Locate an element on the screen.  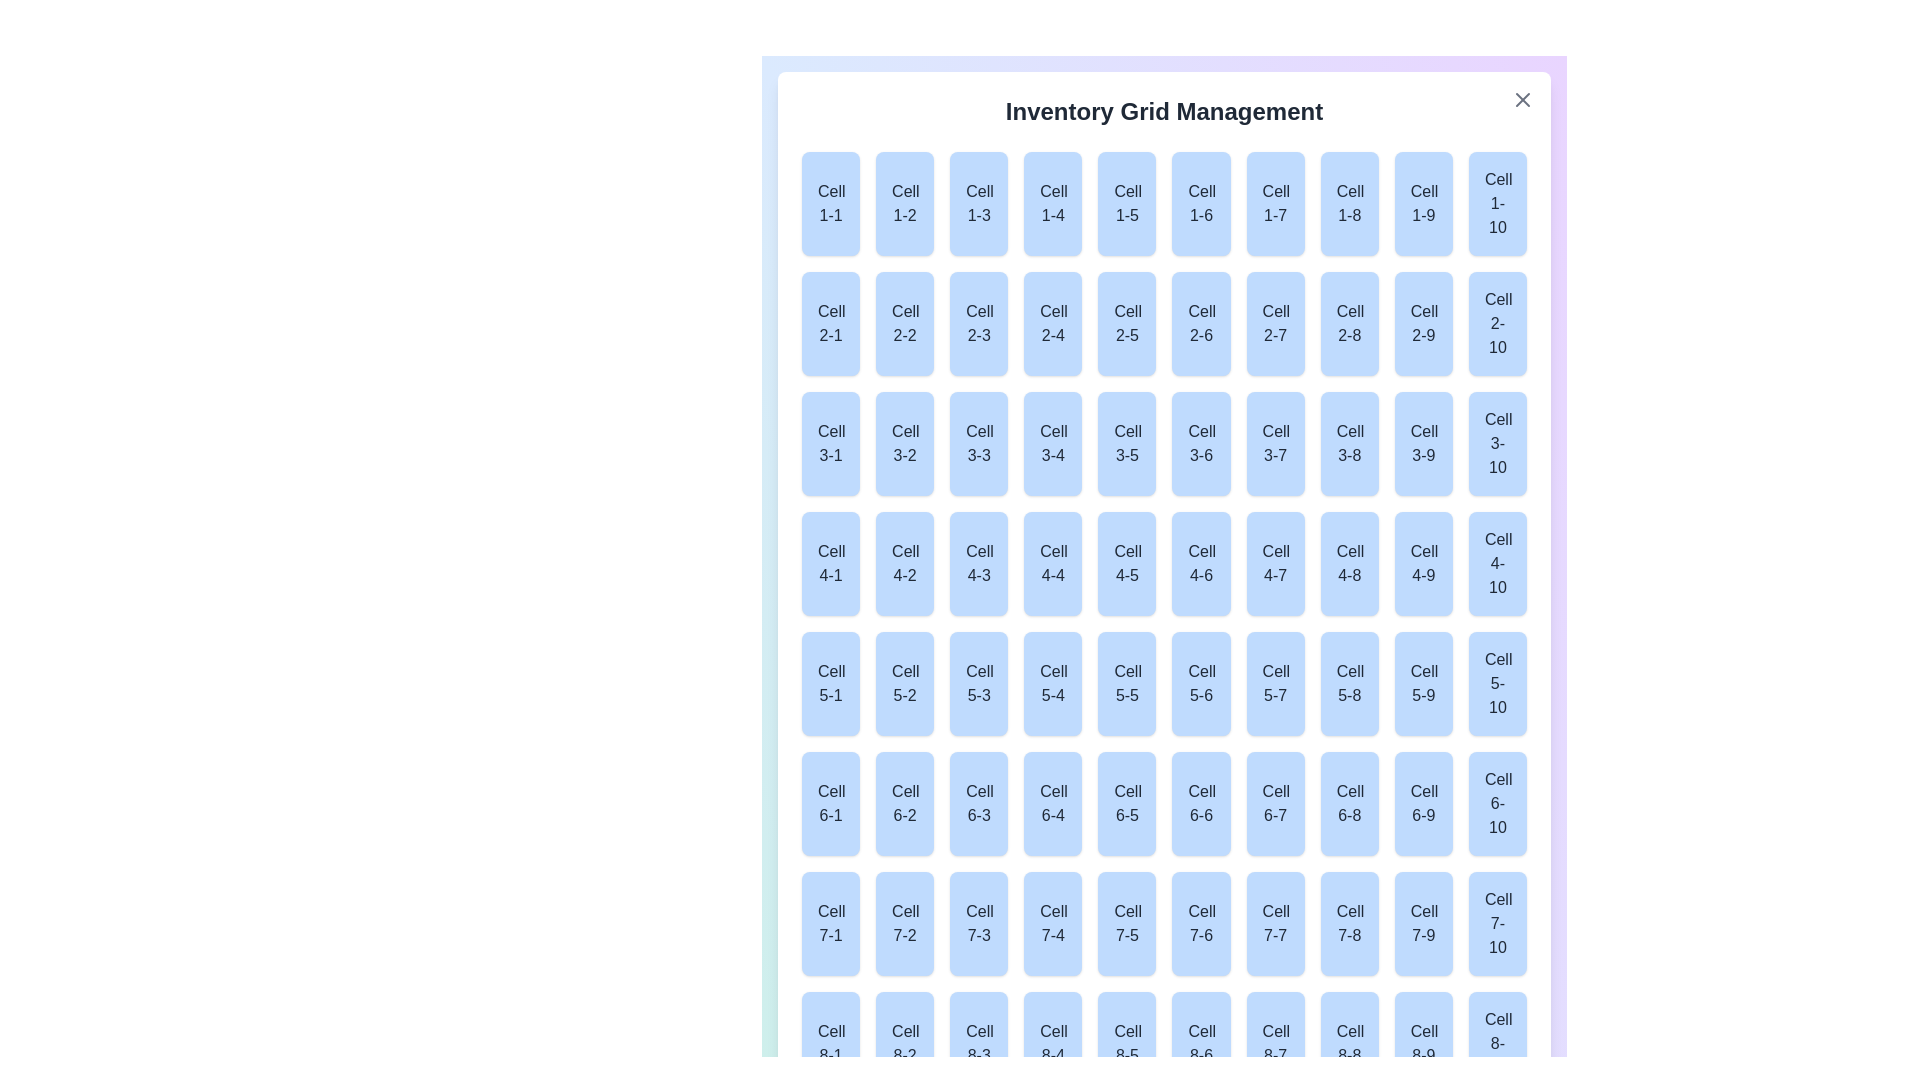
close button in the top-right corner of the dialog box is located at coordinates (1521, 100).